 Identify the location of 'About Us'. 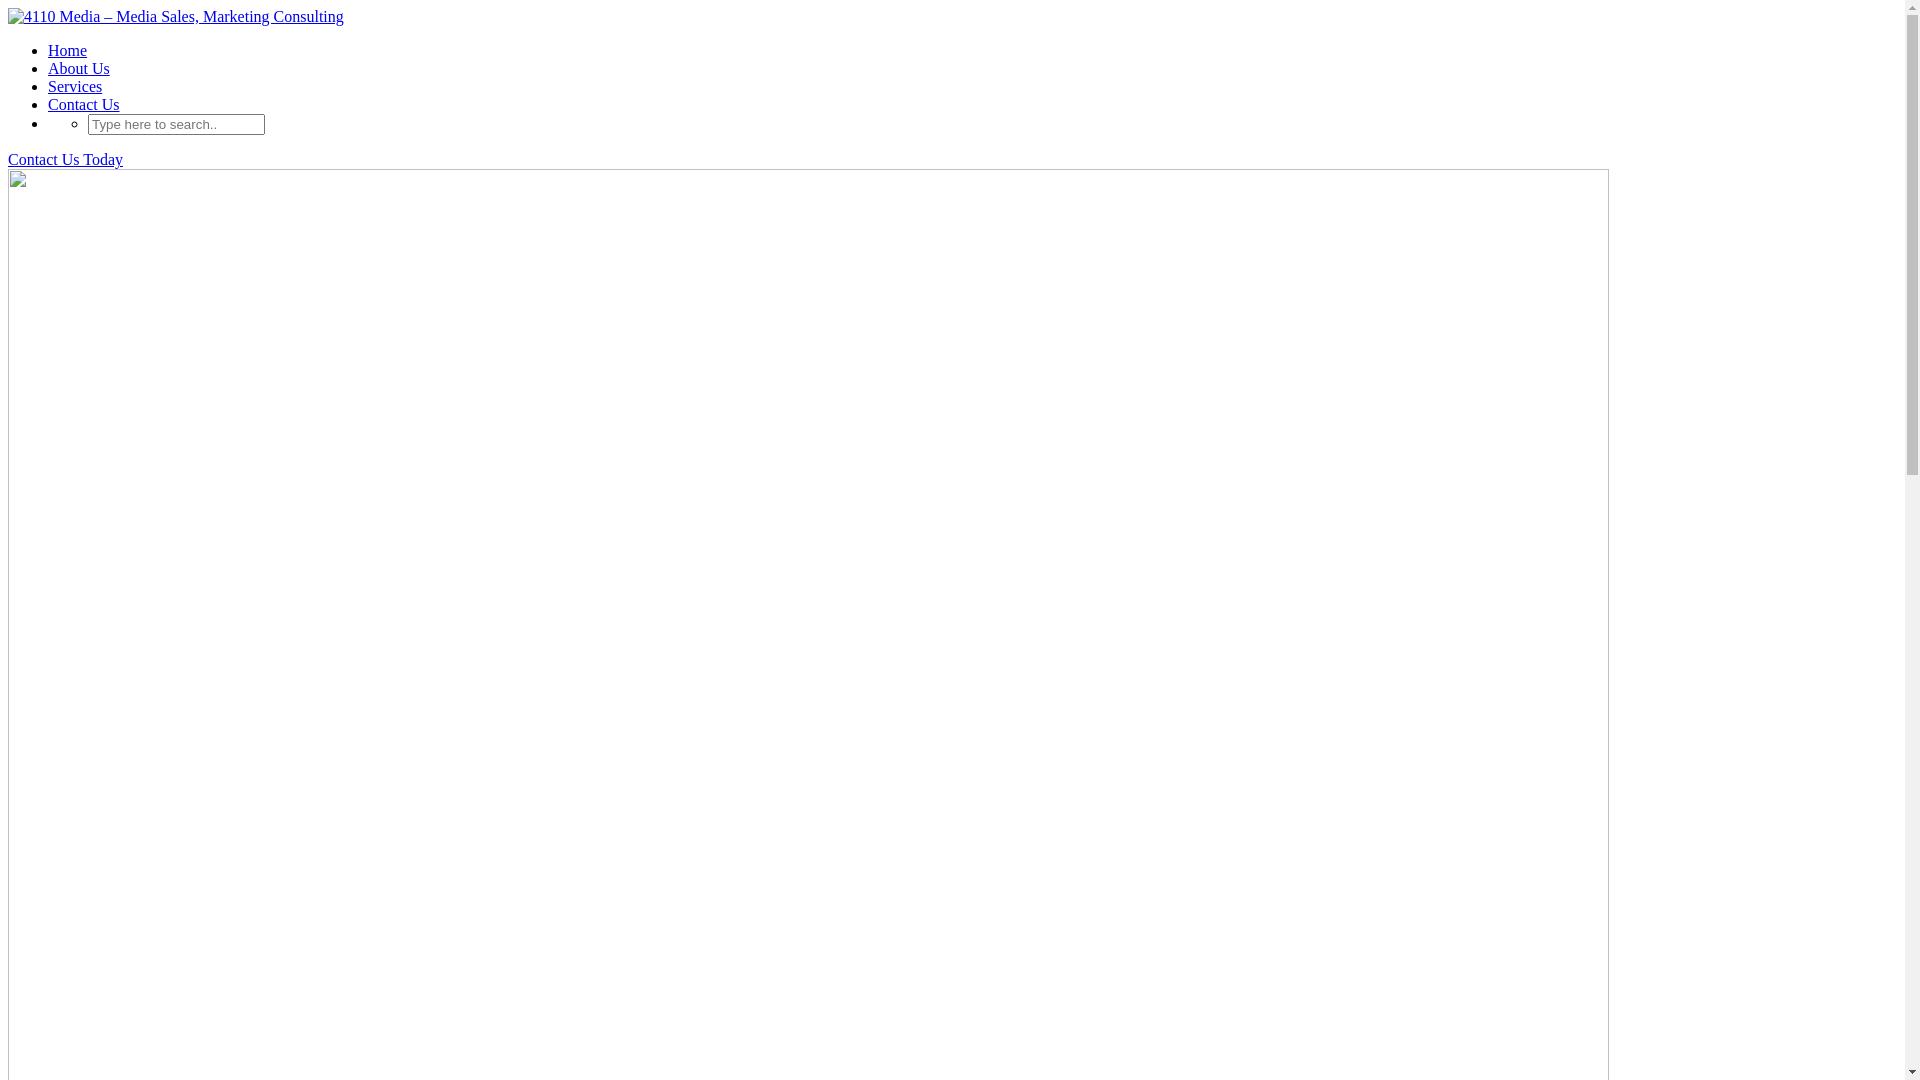
(78, 67).